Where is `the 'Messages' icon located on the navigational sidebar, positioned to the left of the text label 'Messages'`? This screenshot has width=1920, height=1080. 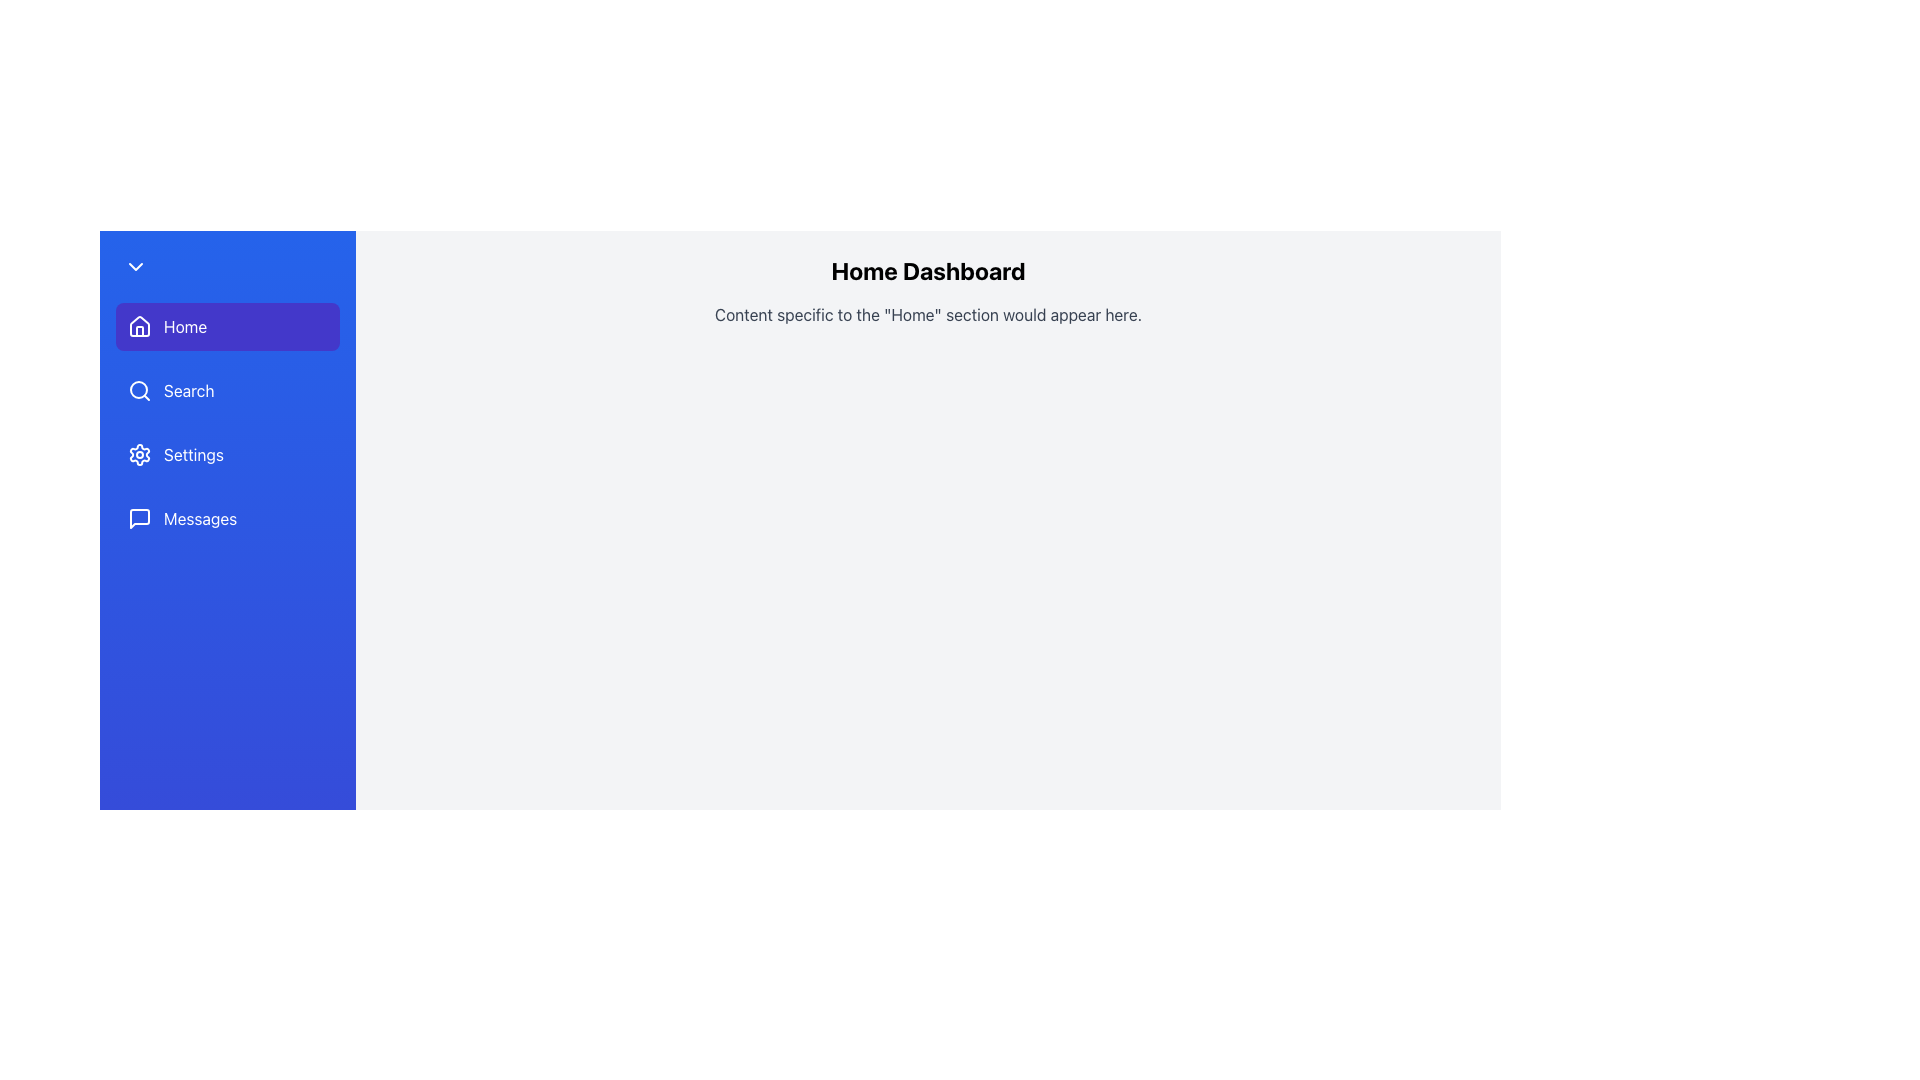
the 'Messages' icon located on the navigational sidebar, positioned to the left of the text label 'Messages' is located at coordinates (138, 518).